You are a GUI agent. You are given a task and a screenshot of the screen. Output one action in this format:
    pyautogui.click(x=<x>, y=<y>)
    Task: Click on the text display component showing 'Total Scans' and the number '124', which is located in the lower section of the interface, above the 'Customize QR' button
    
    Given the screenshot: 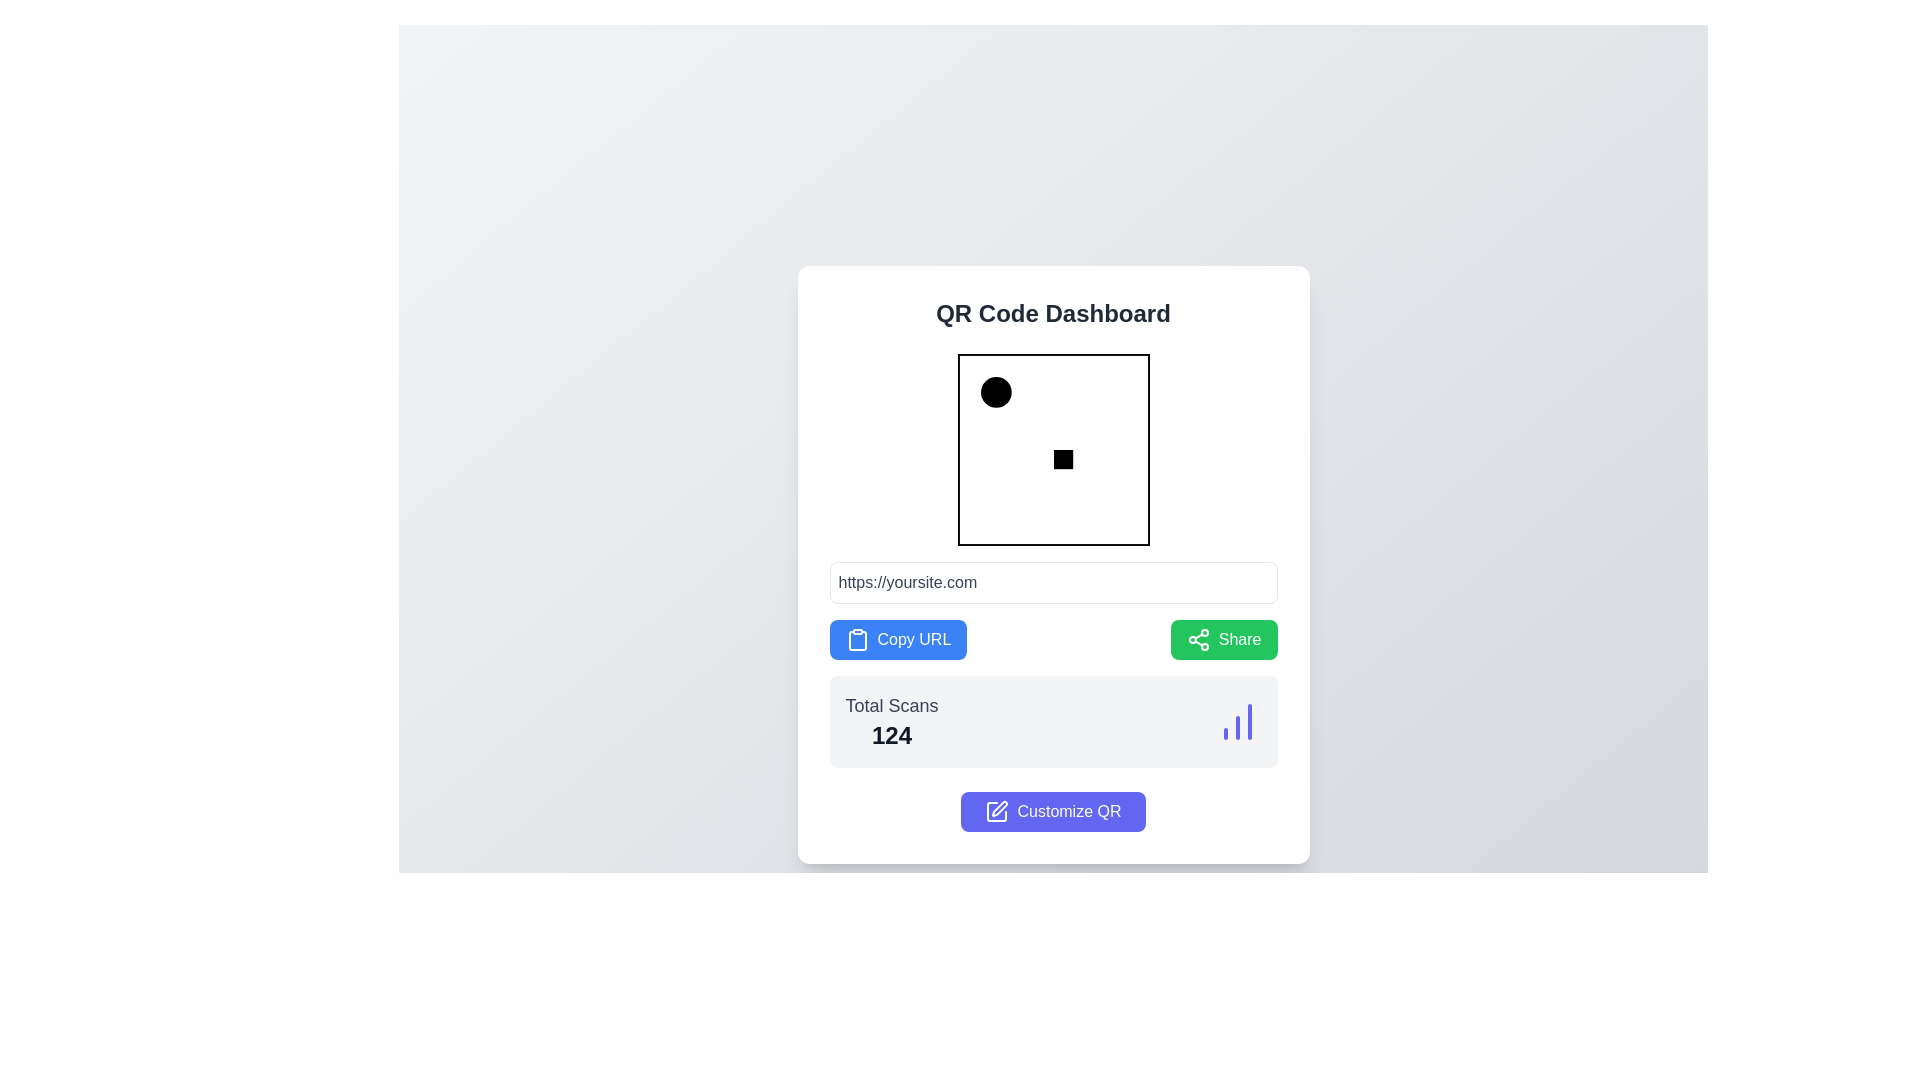 What is the action you would take?
    pyautogui.click(x=891, y=721)
    